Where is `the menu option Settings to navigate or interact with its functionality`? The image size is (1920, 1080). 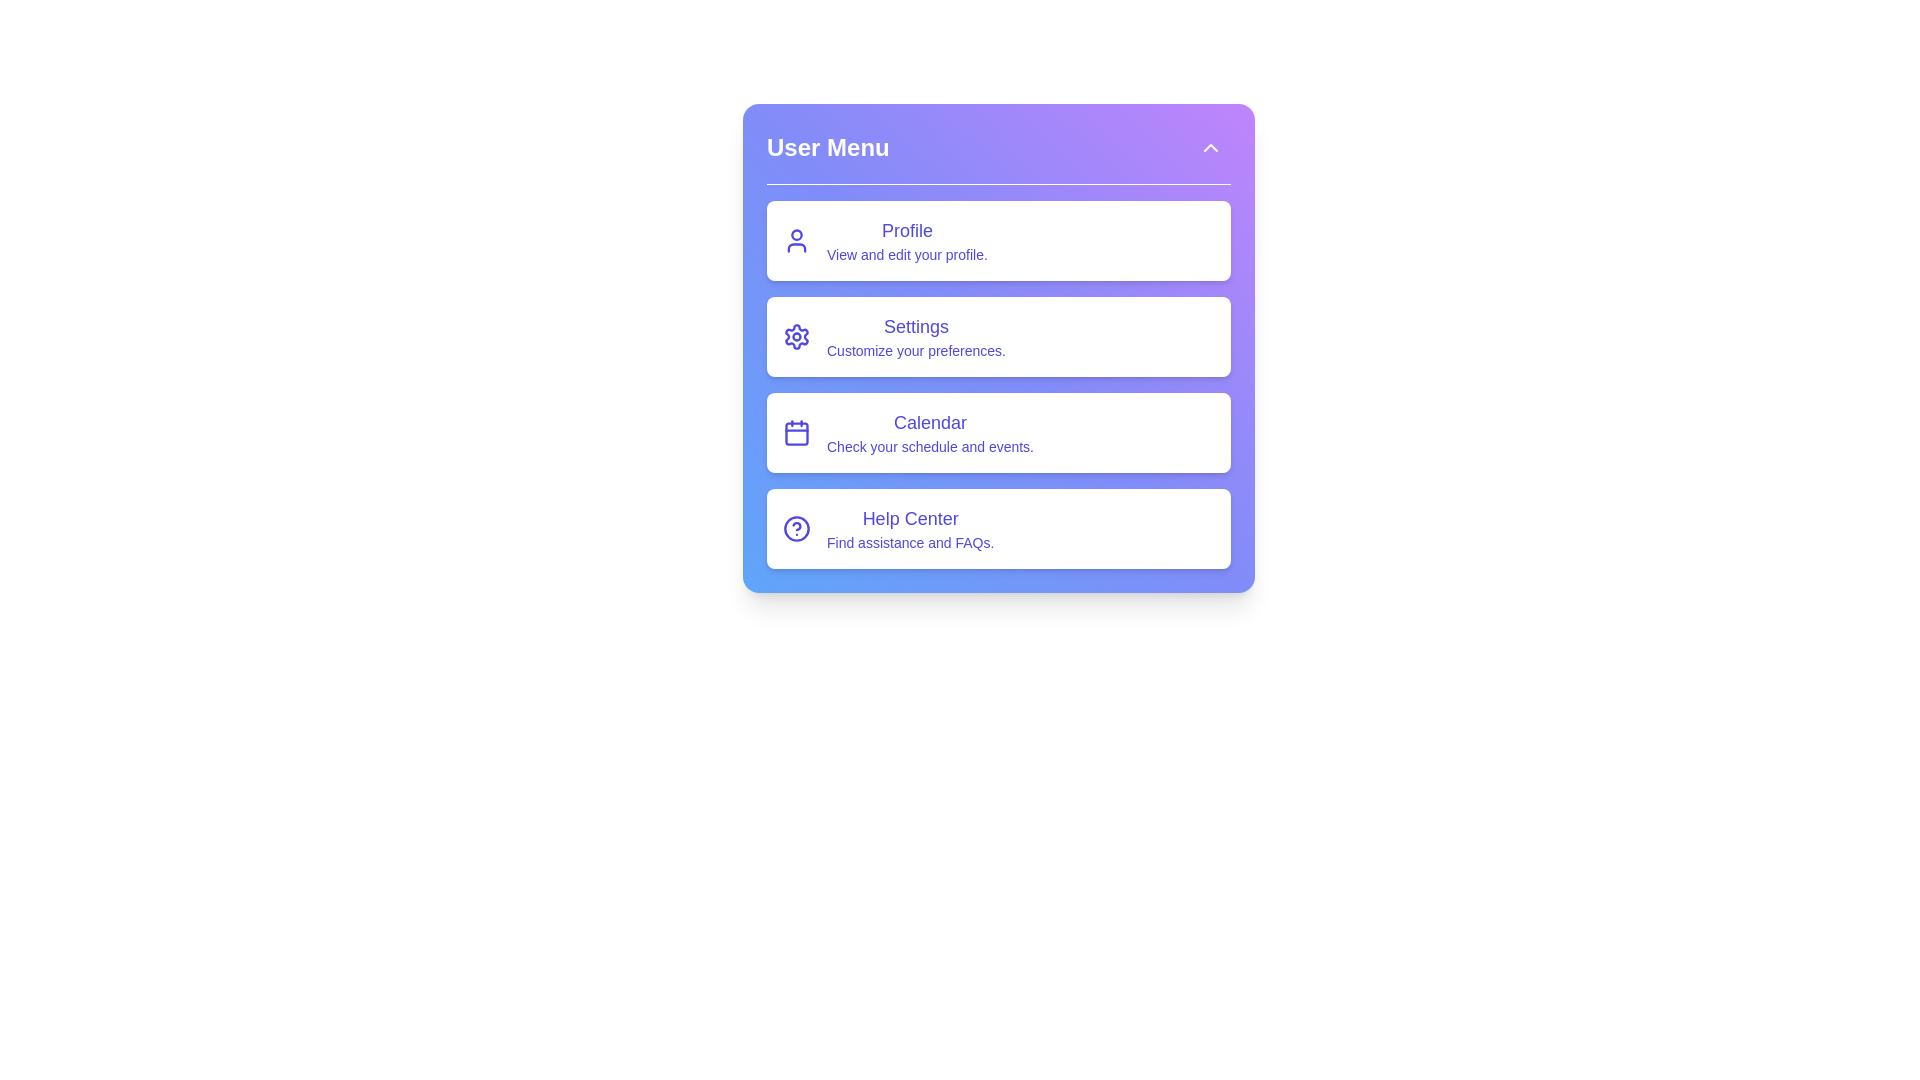
the menu option Settings to navigate or interact with its functionality is located at coordinates (998, 335).